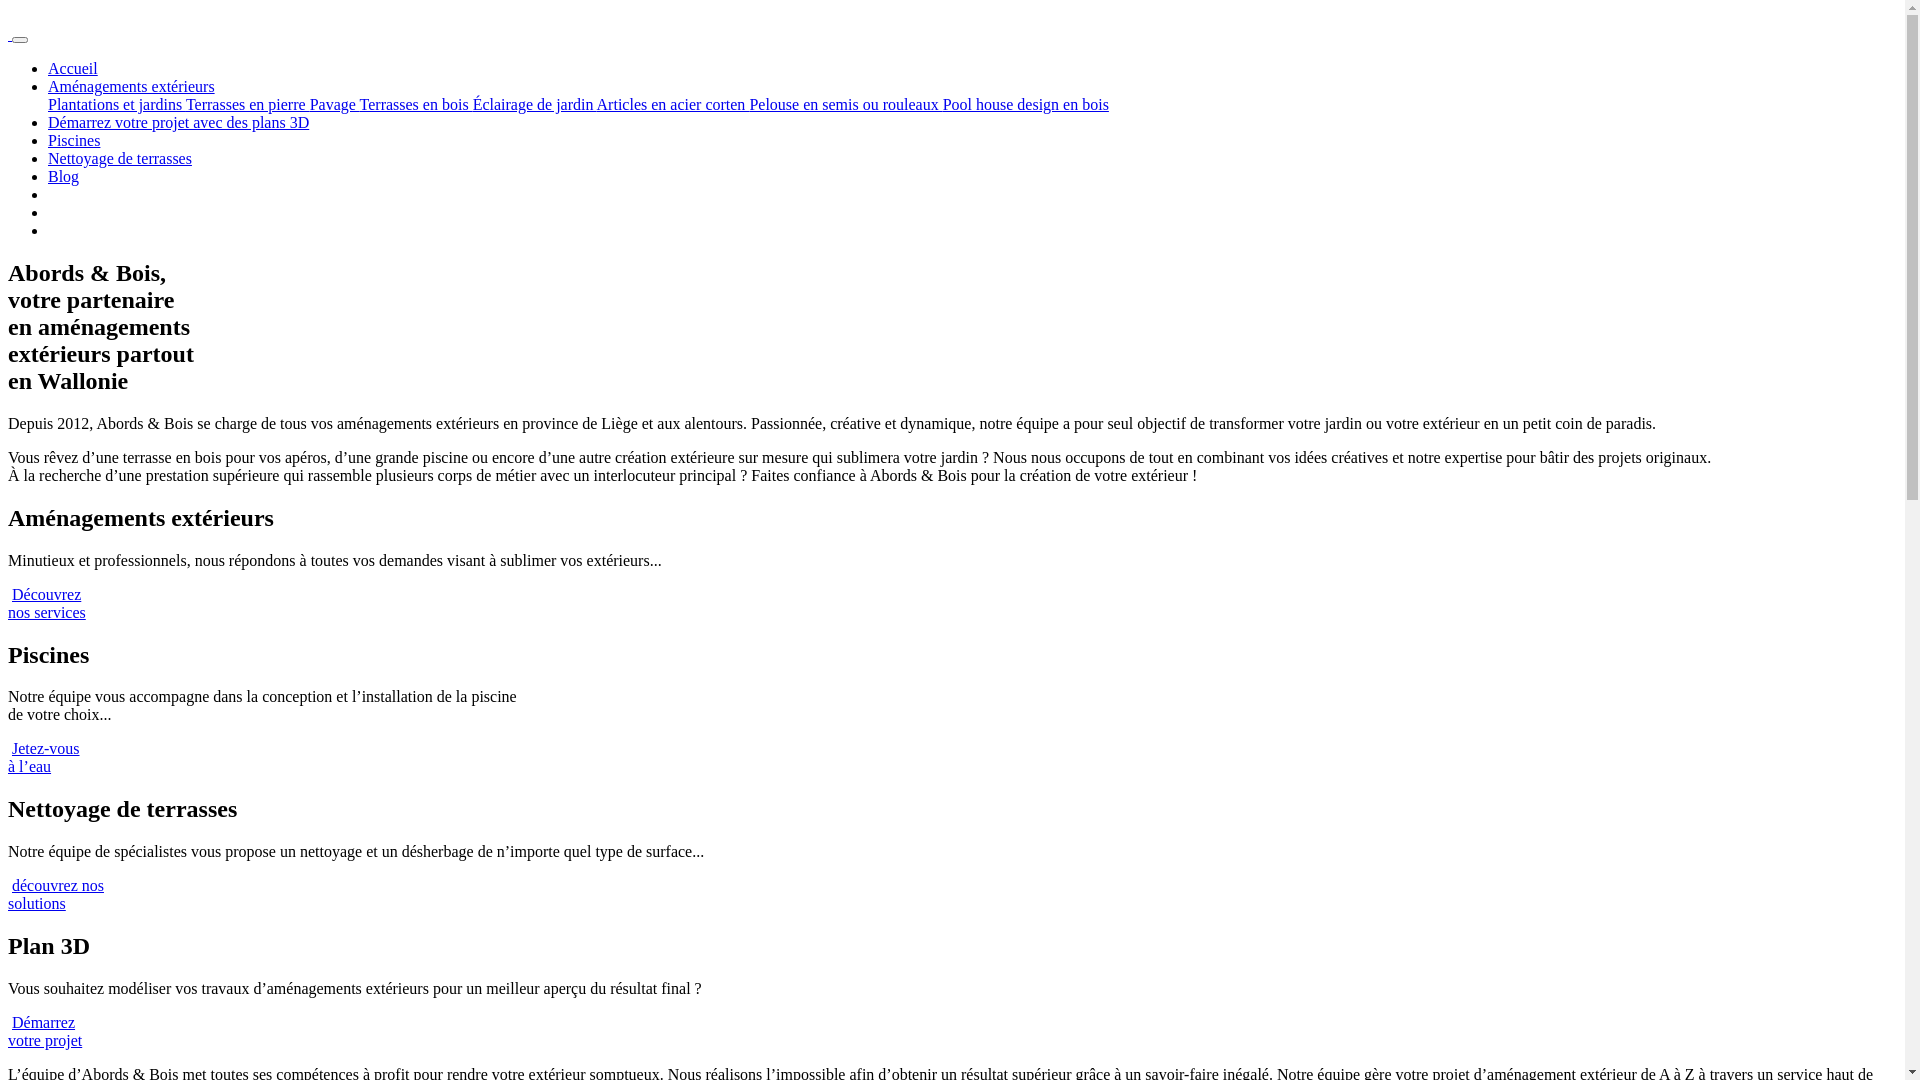  What do you see at coordinates (48, 157) in the screenshot?
I see `'Nettoyage de terrasses'` at bounding box center [48, 157].